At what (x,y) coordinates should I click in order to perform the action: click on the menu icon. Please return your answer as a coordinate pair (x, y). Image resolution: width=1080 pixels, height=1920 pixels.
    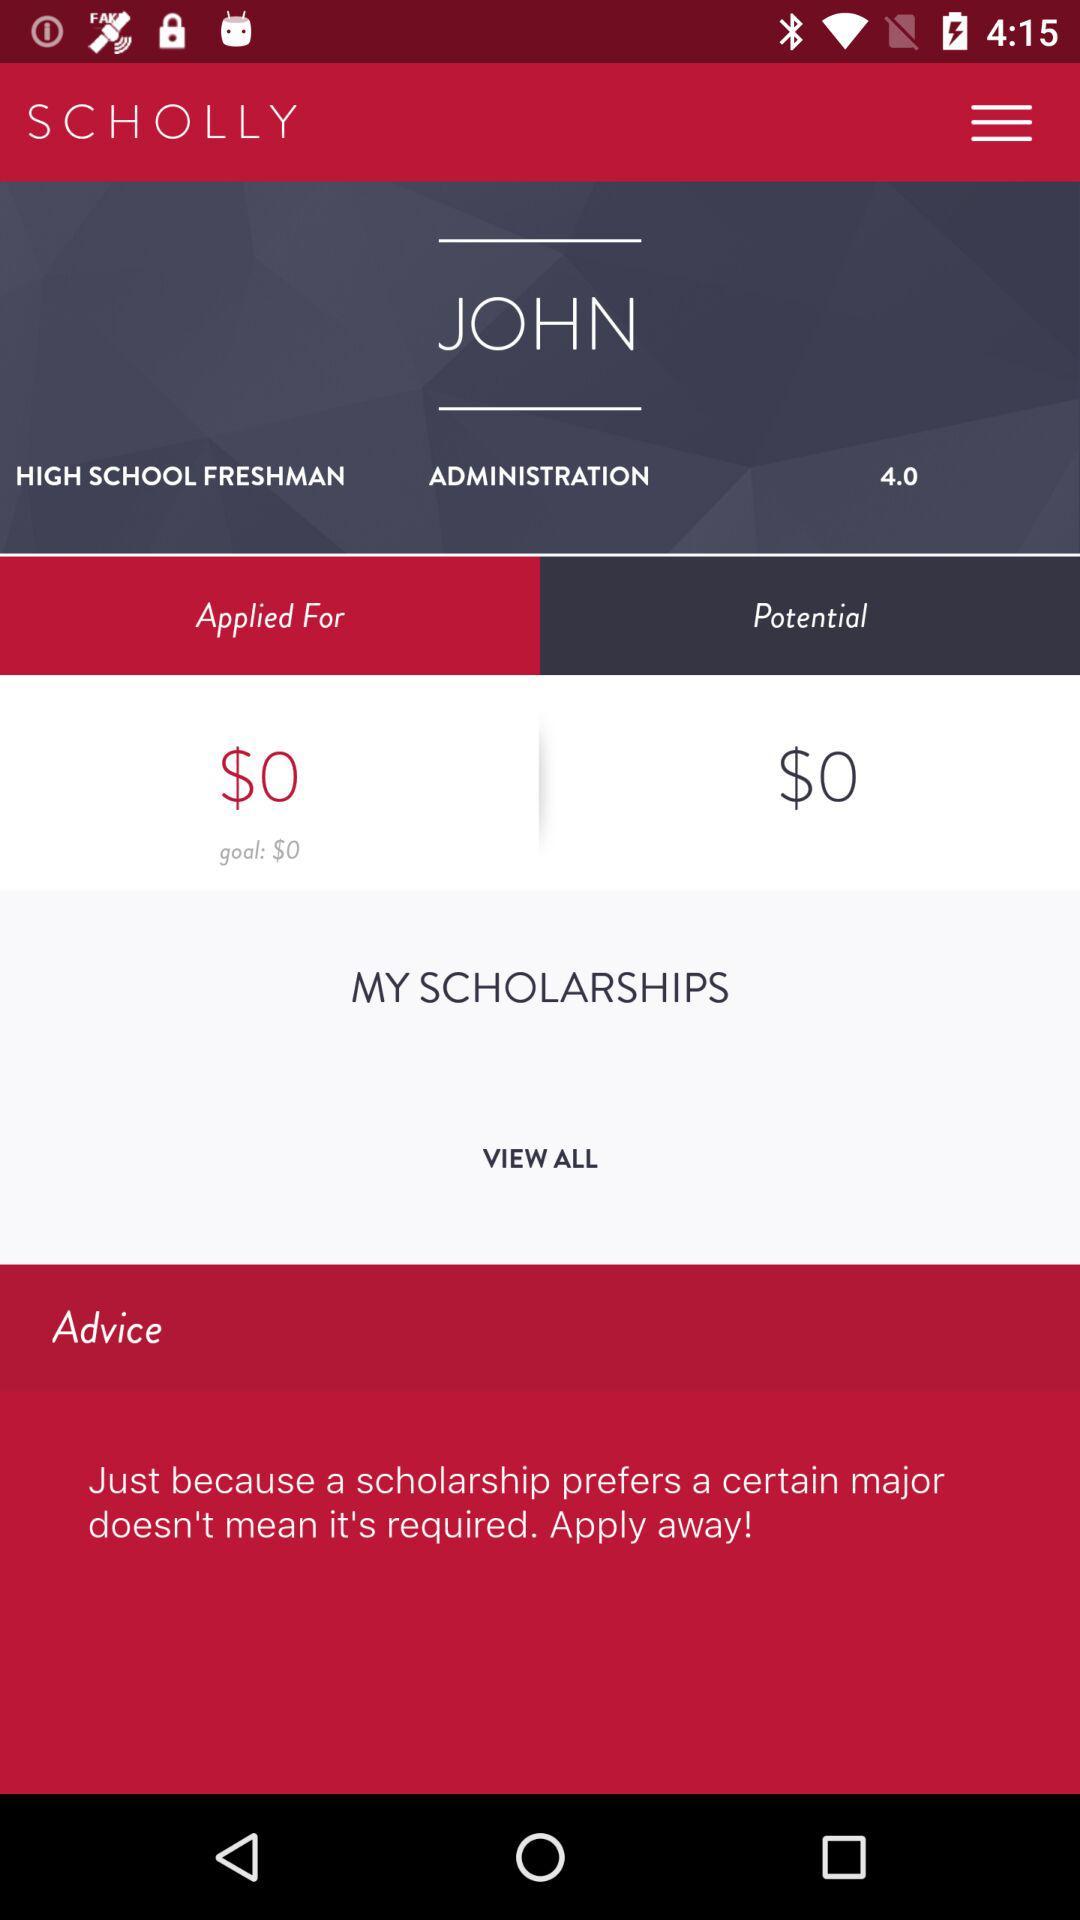
    Looking at the image, I should click on (1001, 121).